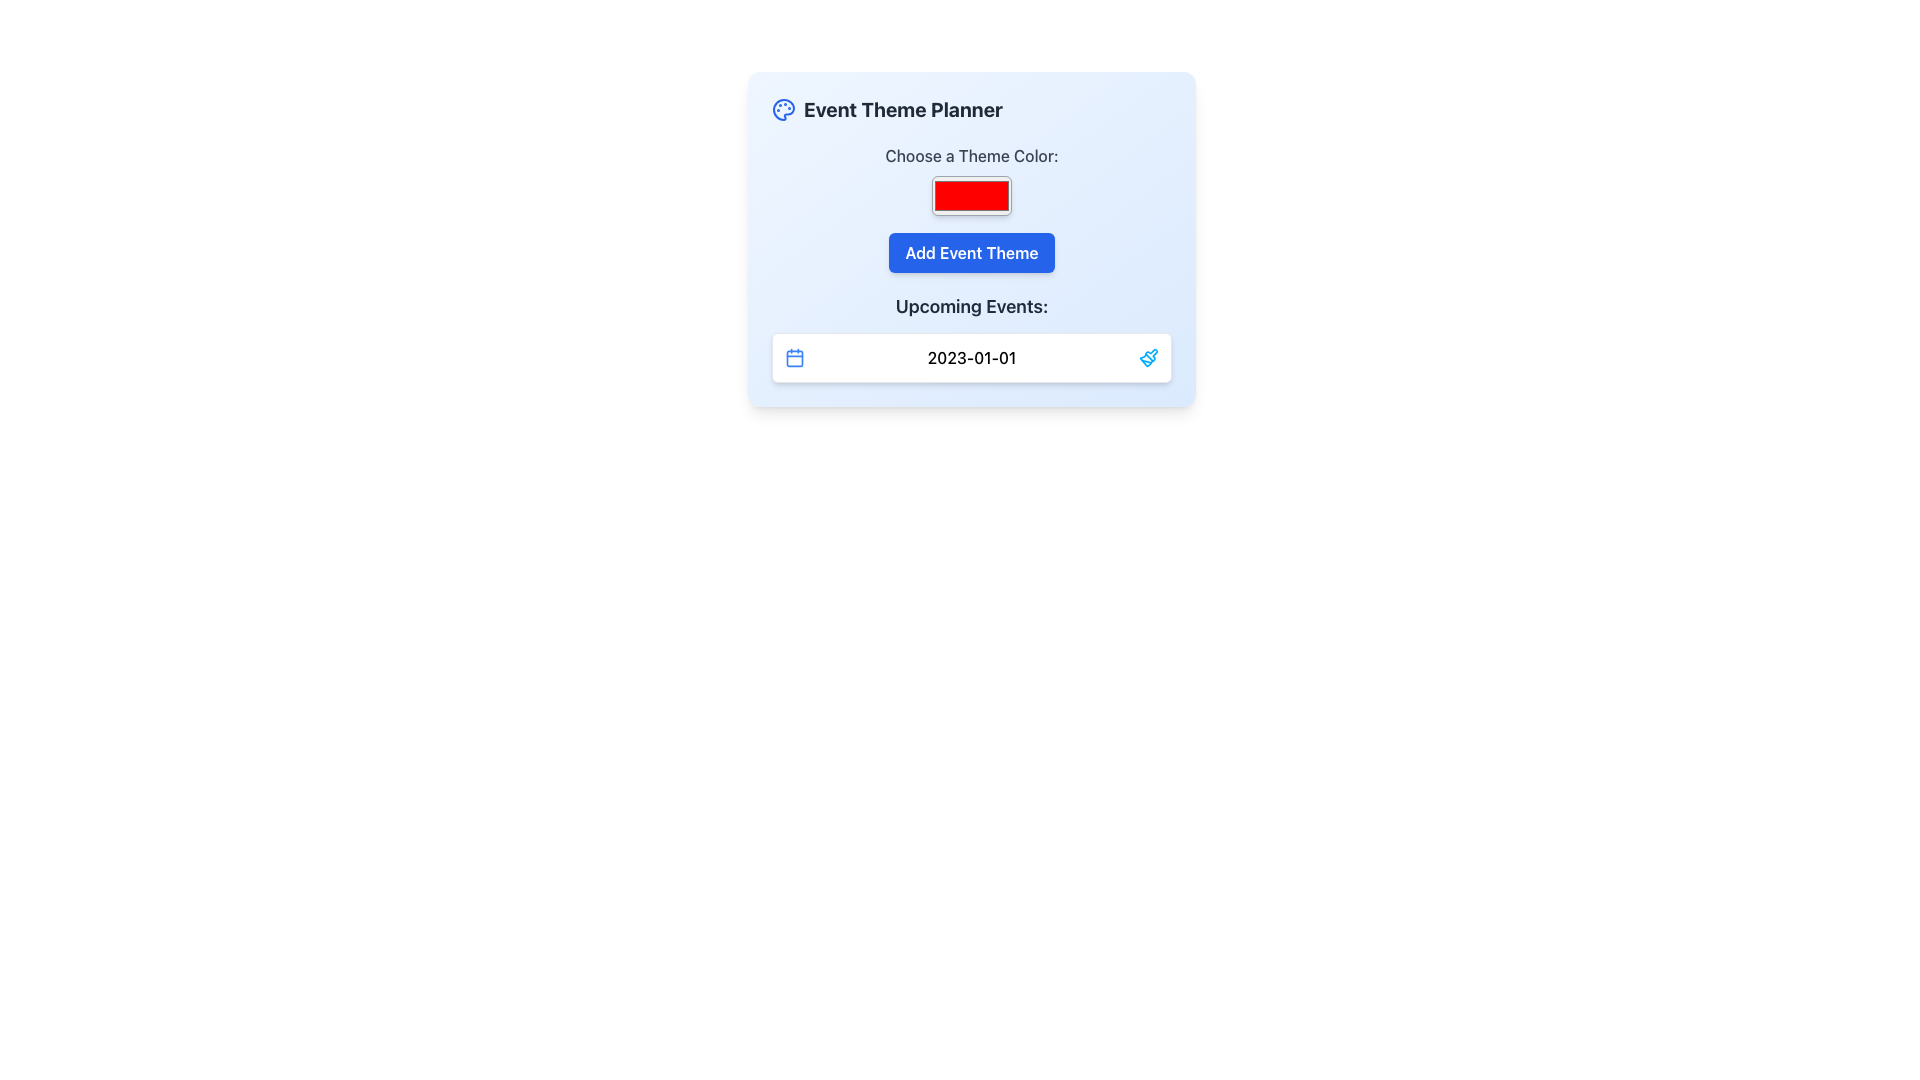  I want to click on the confirm button located under the header 'Choose a Theme Color:', so click(971, 252).